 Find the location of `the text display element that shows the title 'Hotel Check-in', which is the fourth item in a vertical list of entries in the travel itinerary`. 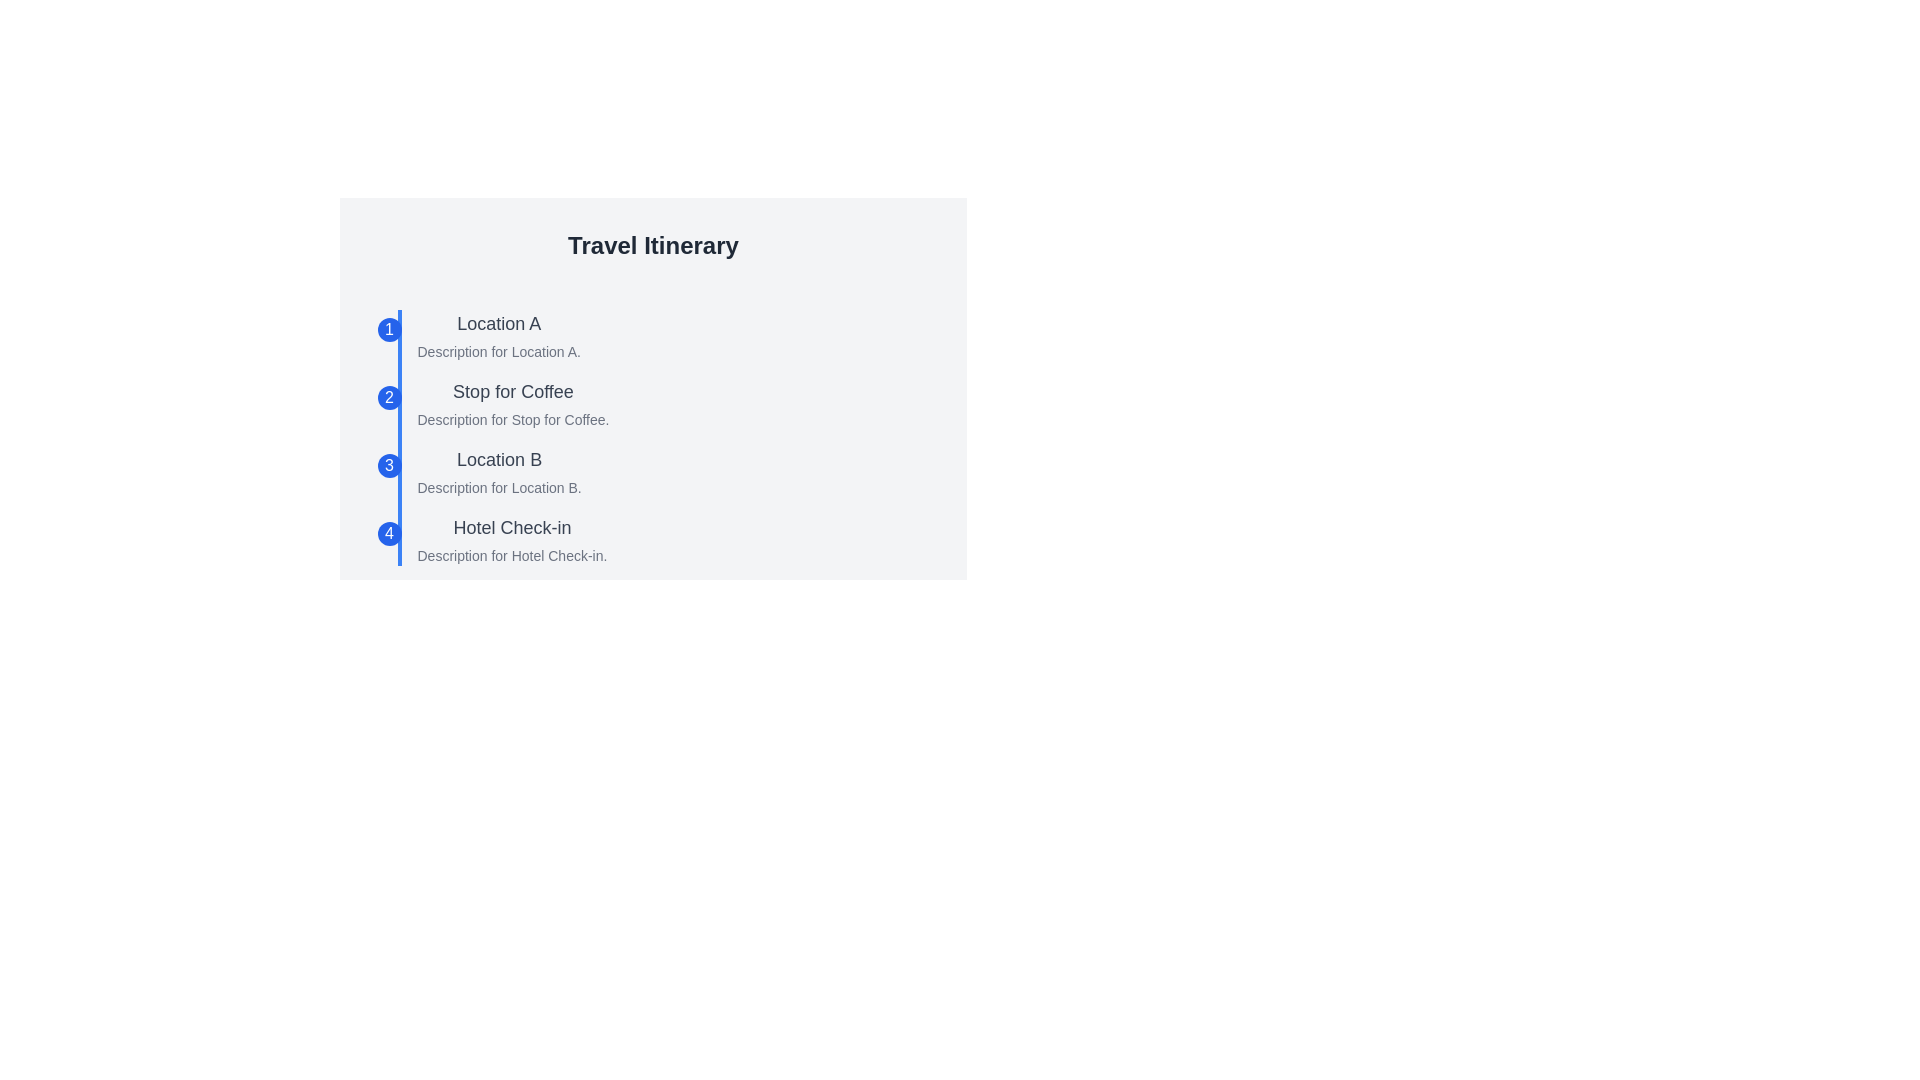

the text display element that shows the title 'Hotel Check-in', which is the fourth item in a vertical list of entries in the travel itinerary is located at coordinates (512, 540).